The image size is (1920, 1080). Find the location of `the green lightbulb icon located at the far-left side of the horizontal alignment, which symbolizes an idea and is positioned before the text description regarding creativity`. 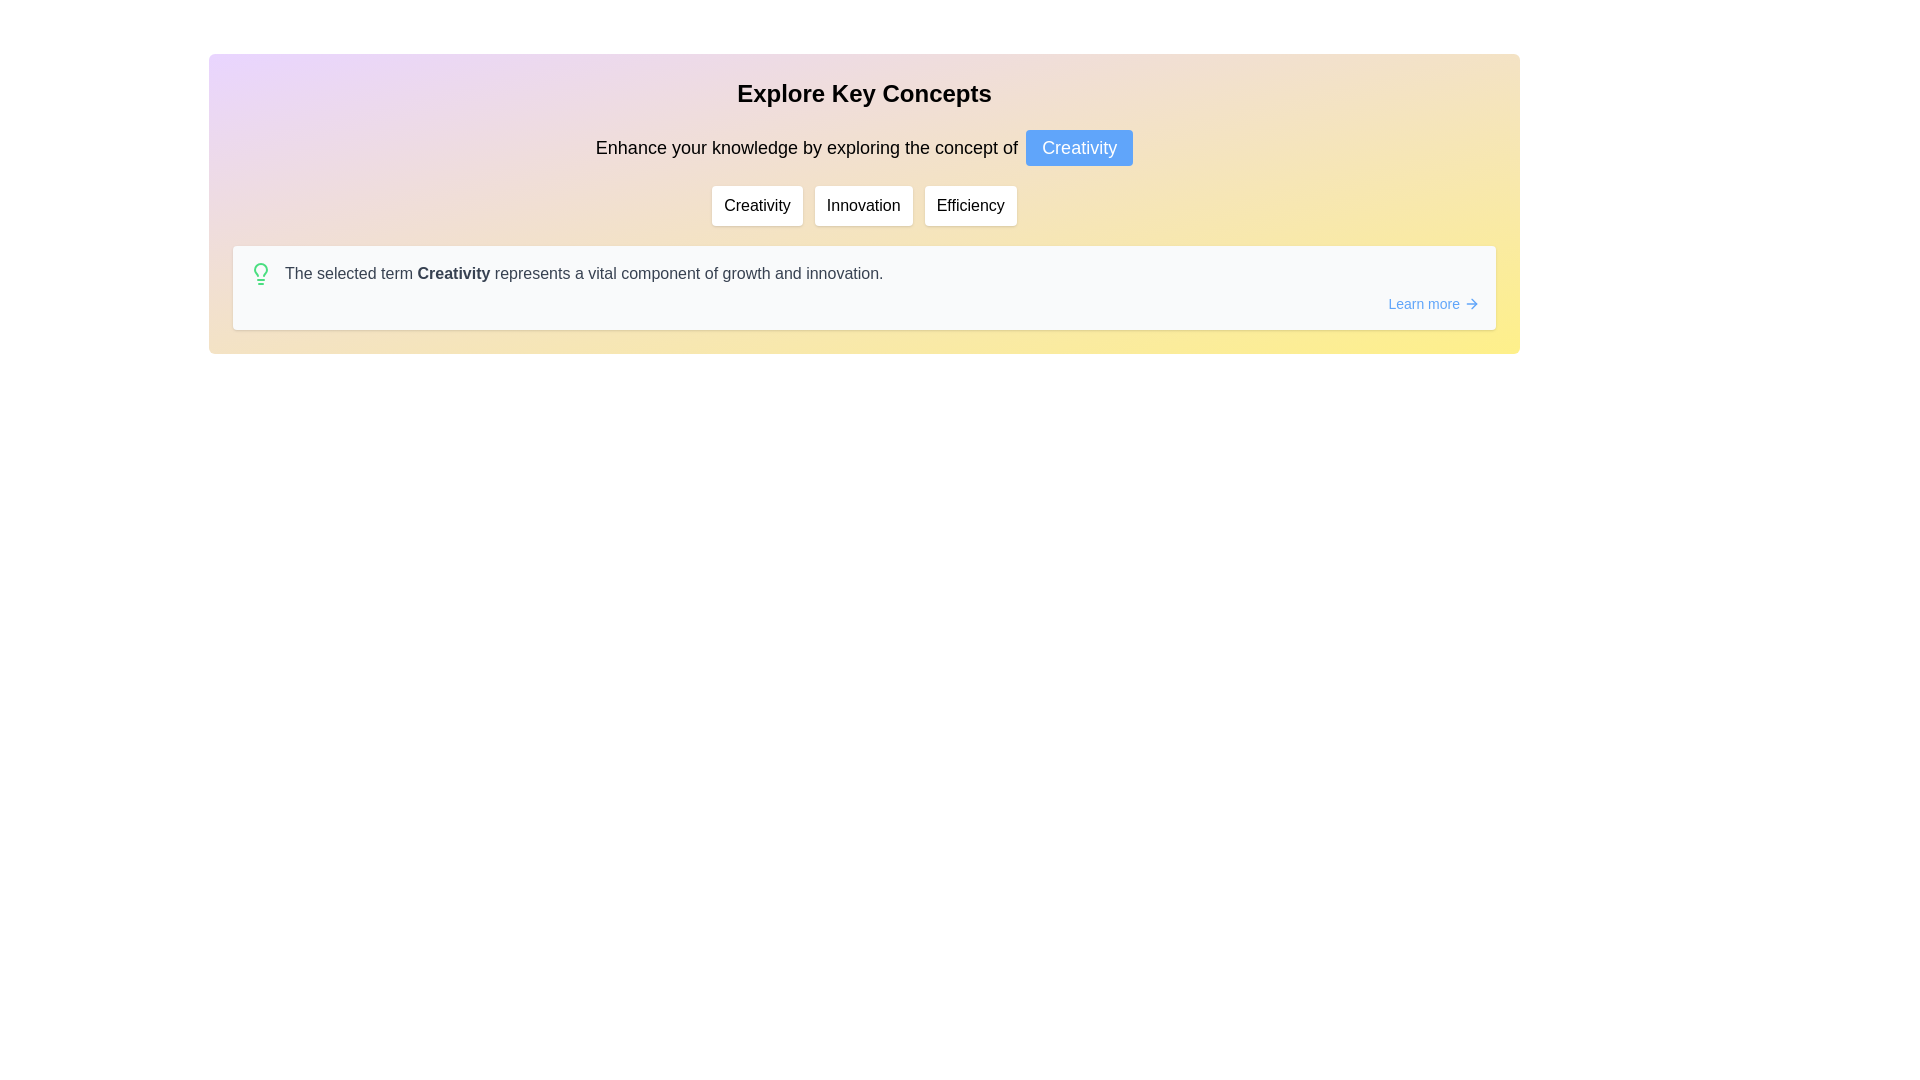

the green lightbulb icon located at the far-left side of the horizontal alignment, which symbolizes an idea and is positioned before the text description regarding creativity is located at coordinates (259, 273).